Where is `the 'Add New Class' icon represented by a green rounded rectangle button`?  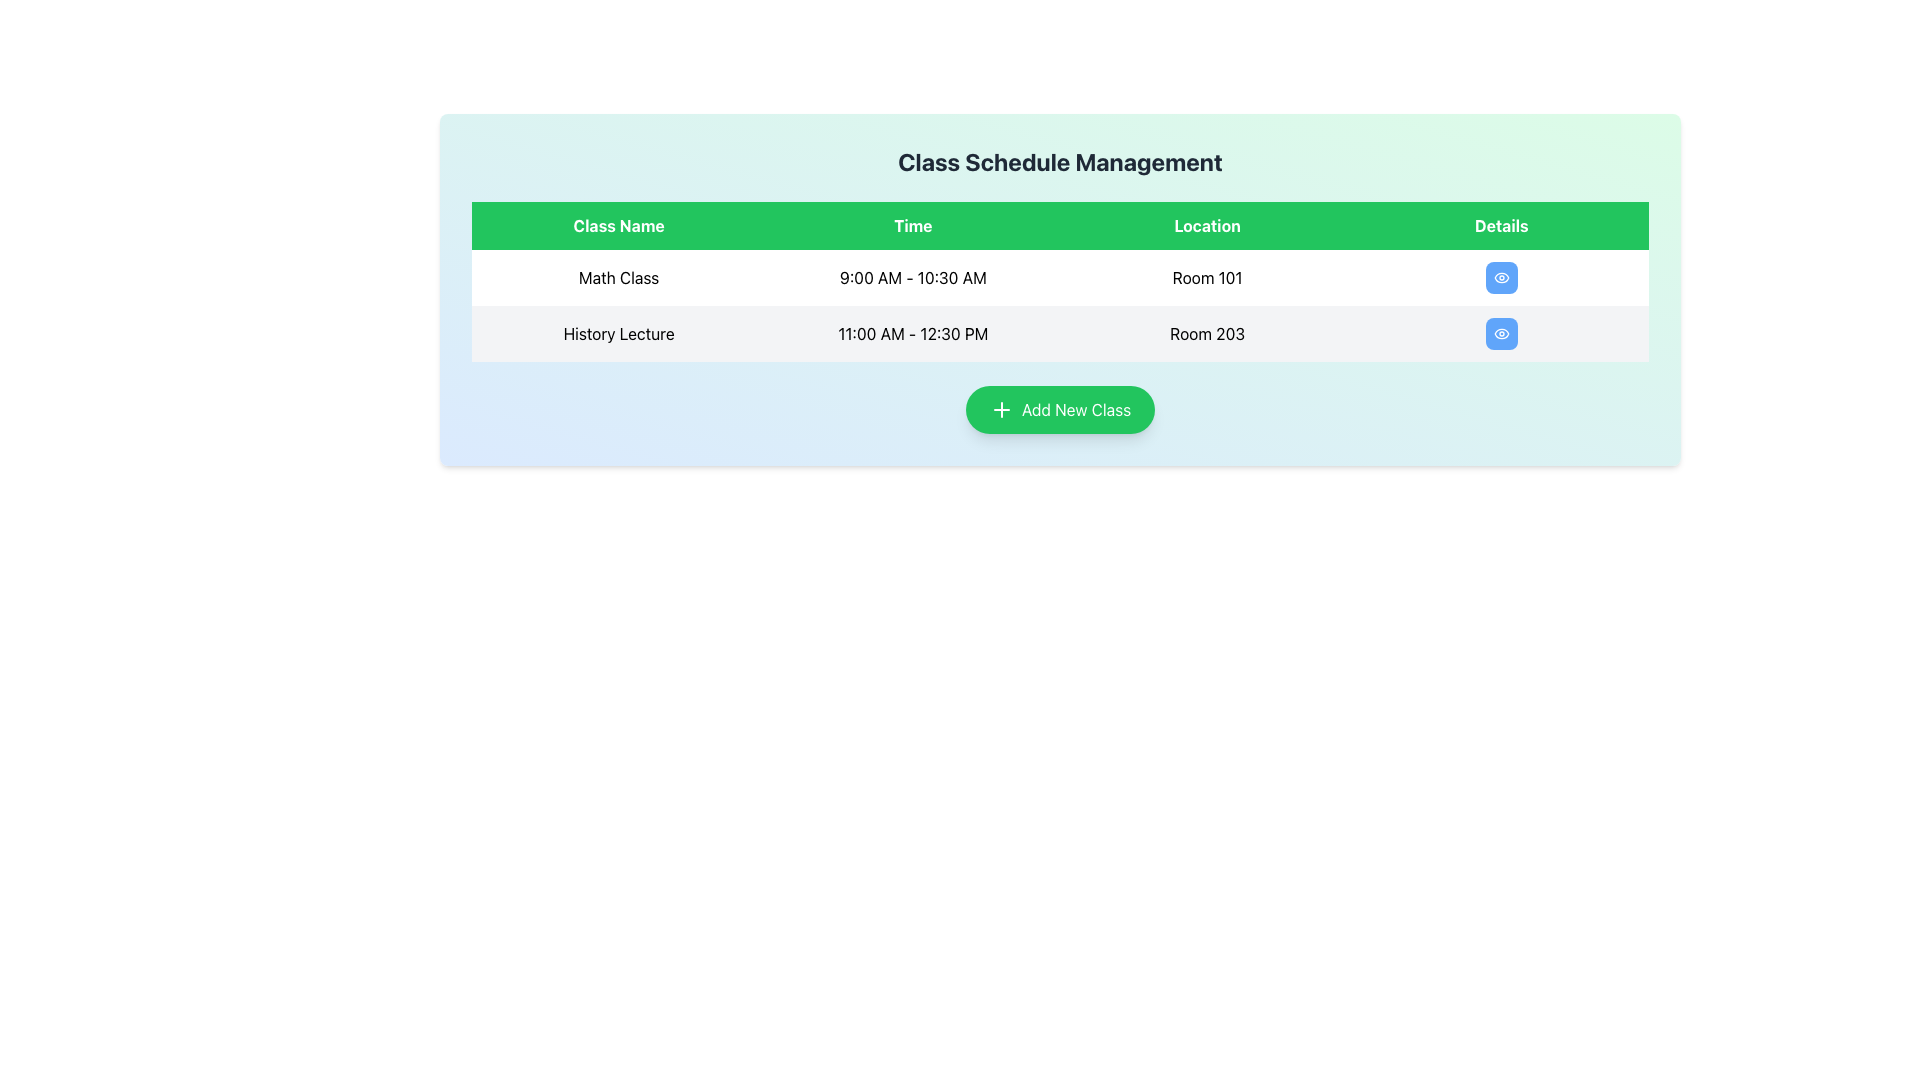
the 'Add New Class' icon represented by a green rounded rectangle button is located at coordinates (1001, 408).